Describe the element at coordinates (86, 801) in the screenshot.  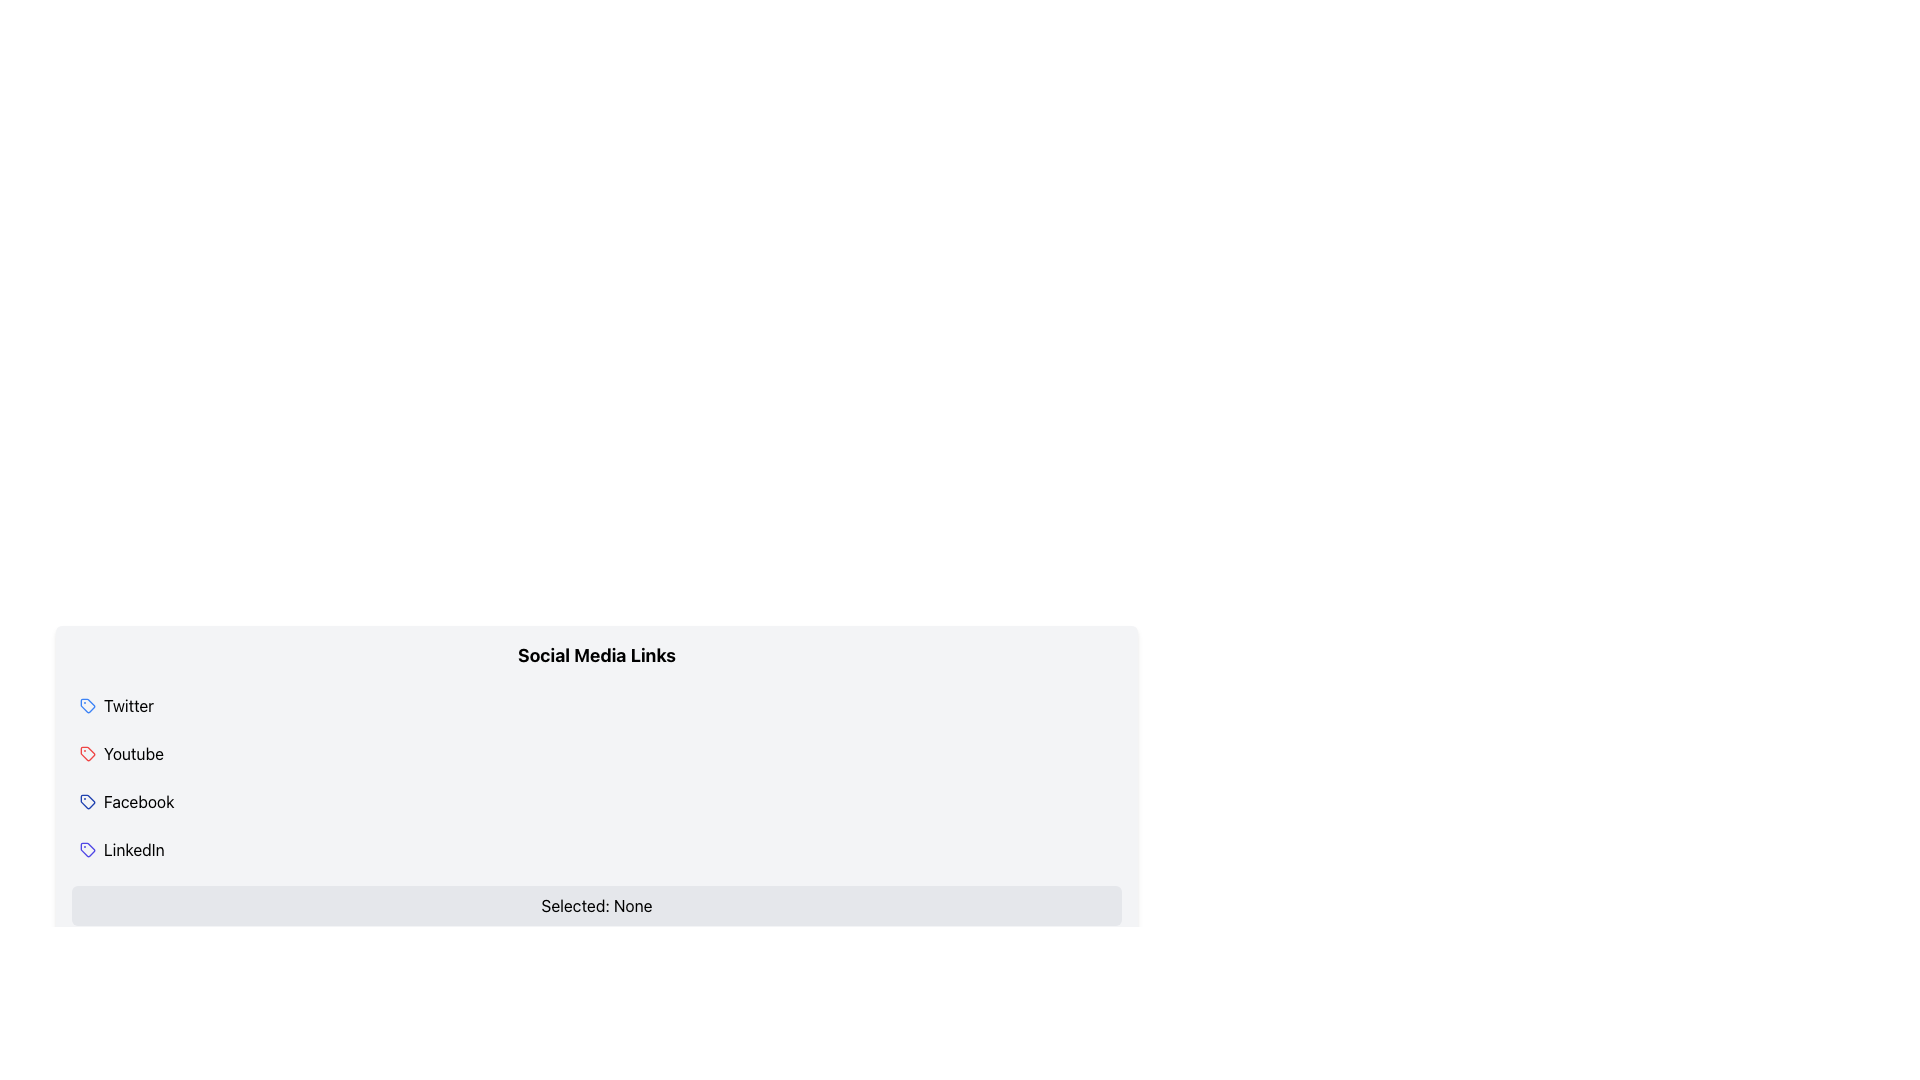
I see `the icon representing the 'Facebook' tag or label, which is positioned to the left of the text 'Facebook' in the list item` at that location.